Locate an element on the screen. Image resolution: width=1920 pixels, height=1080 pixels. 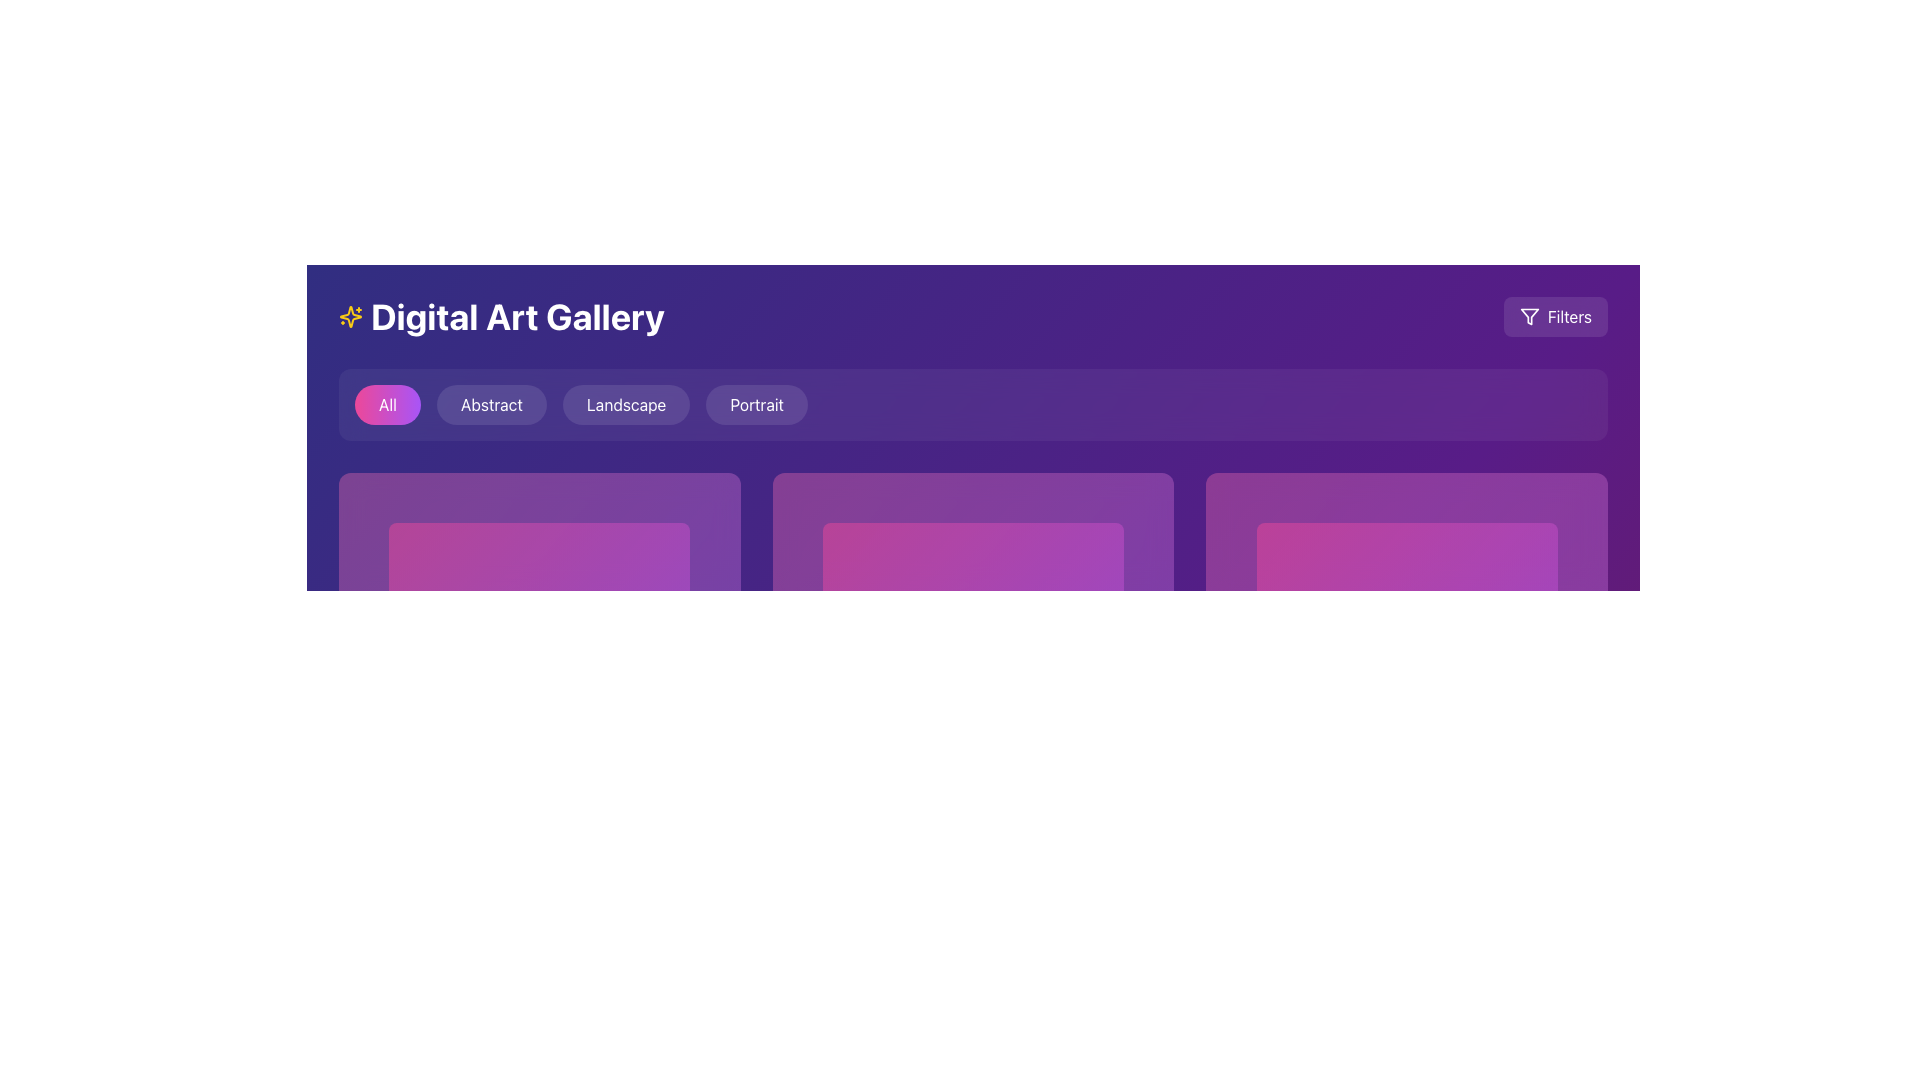
the decorative SVG graphic icon located at the top left area of the interface, adjacent to the title 'Digital Art Gallery' is located at coordinates (350, 315).